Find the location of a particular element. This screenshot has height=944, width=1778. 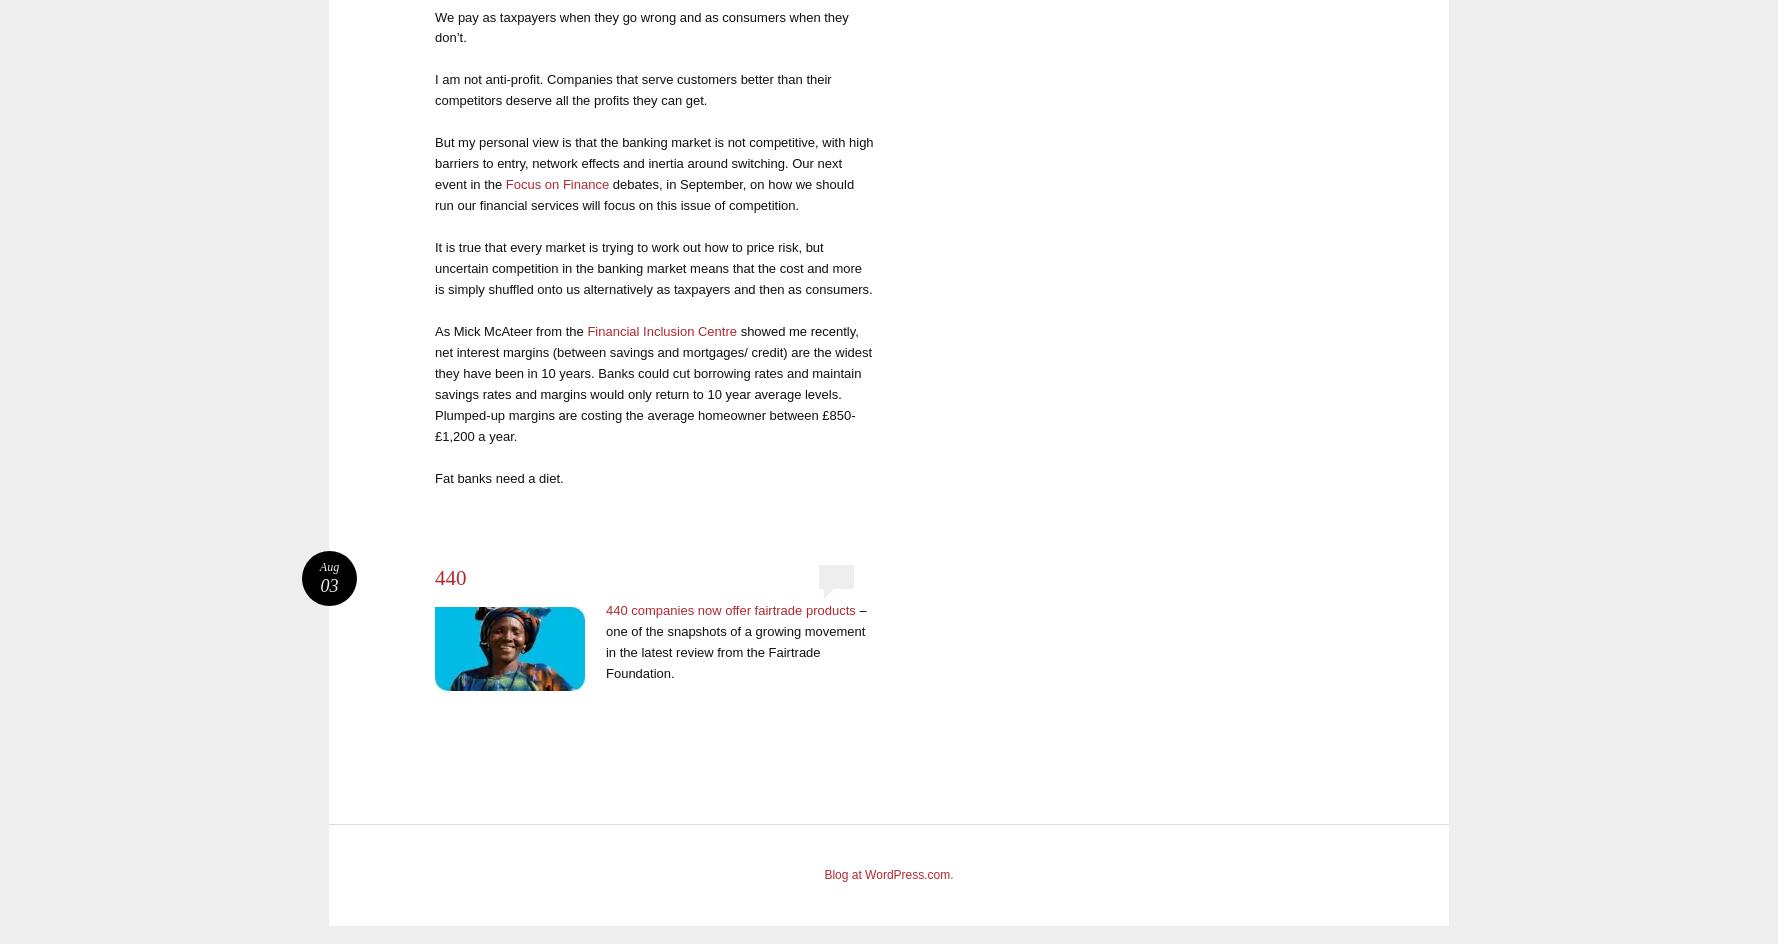

'440' is located at coordinates (435, 577).